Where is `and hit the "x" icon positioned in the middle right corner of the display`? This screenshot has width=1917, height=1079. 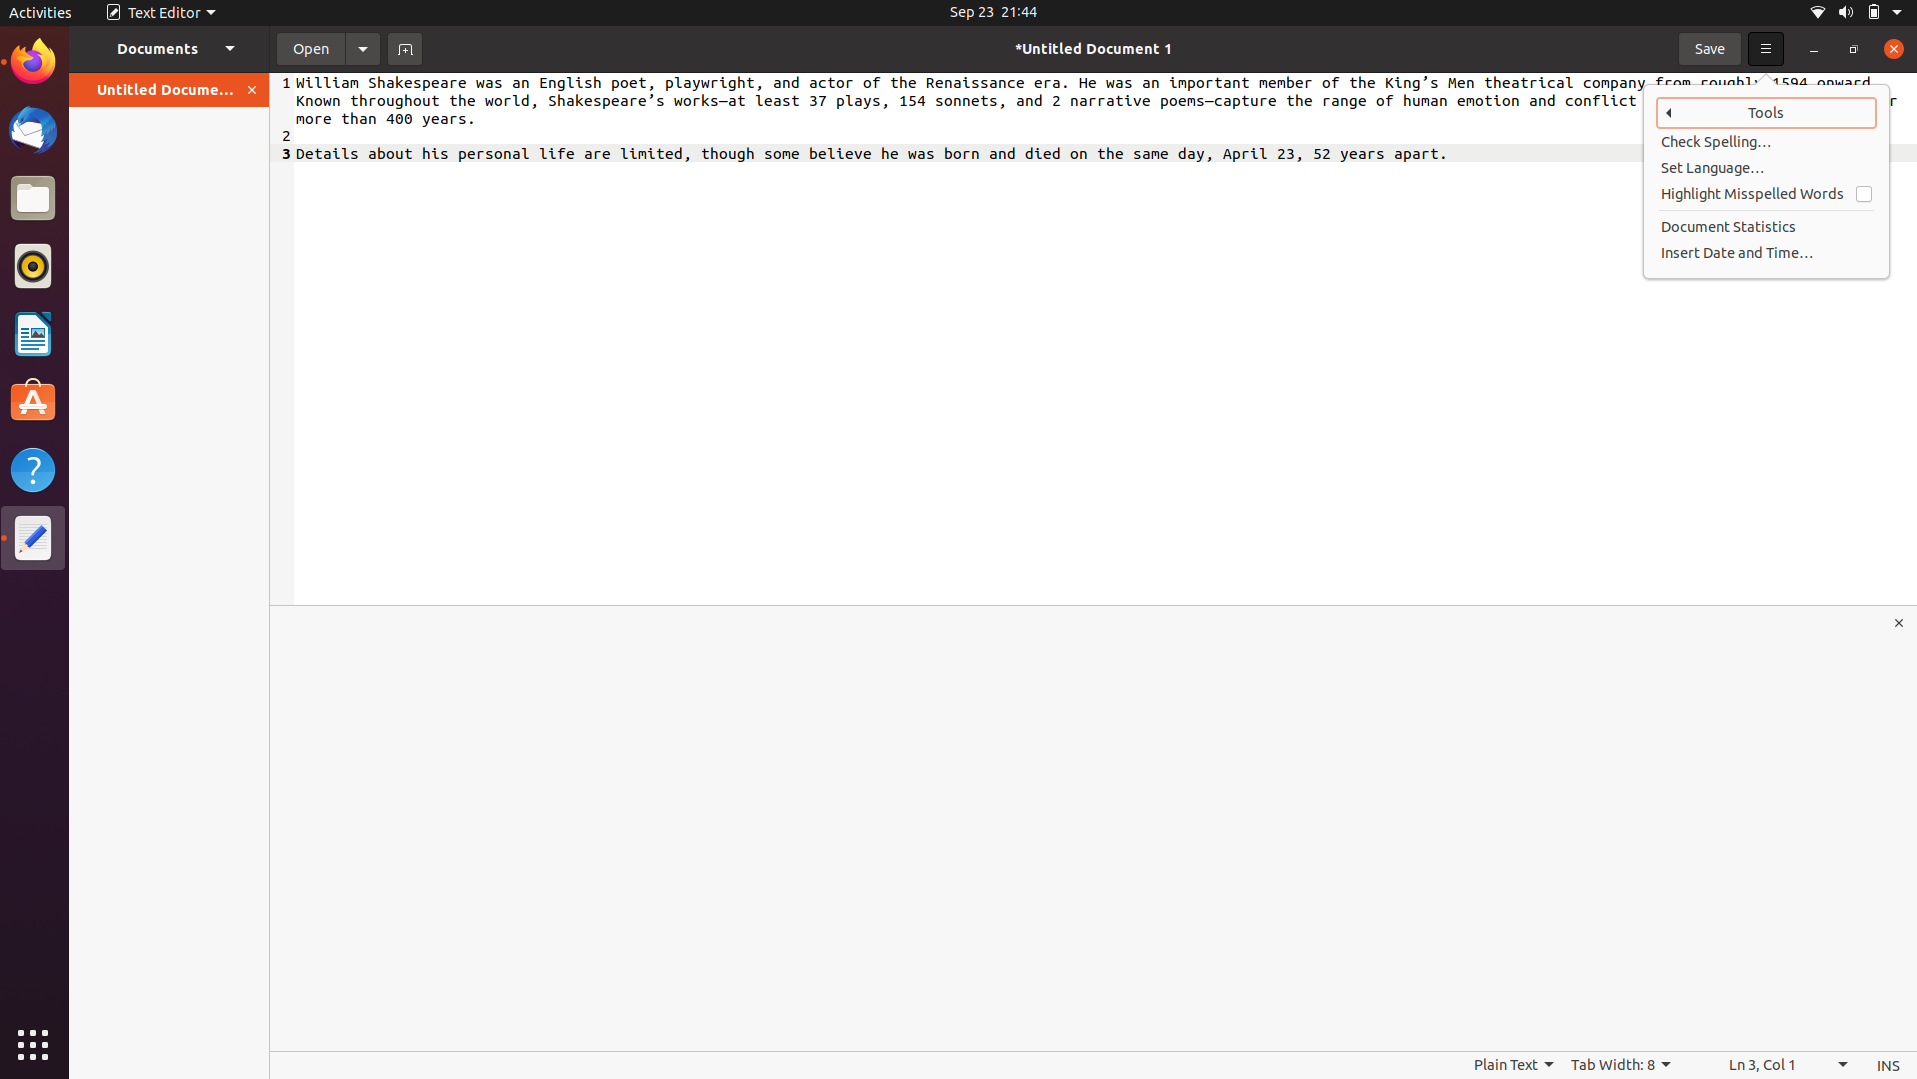 and hit the "x" icon positioned in the middle right corner of the display is located at coordinates (1900, 622).